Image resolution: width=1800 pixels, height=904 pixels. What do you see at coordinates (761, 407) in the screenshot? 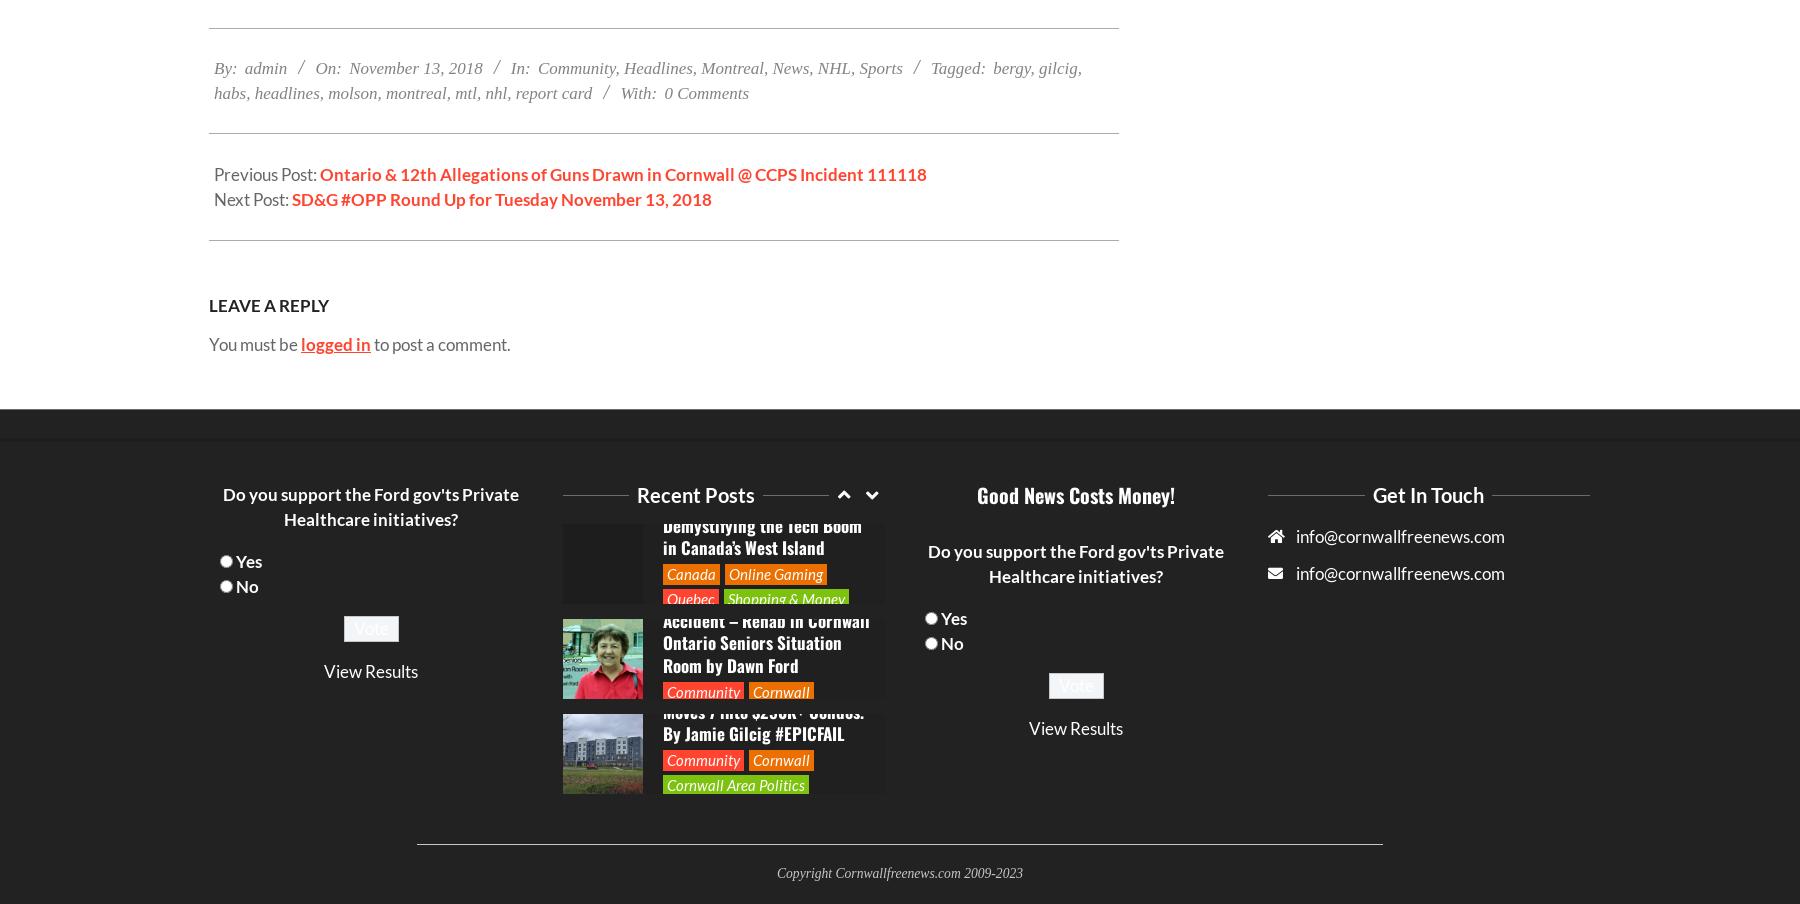
I see `'City of Cornwall Panders to CBC After Homeless Person Dies at River Encampment.  Moves 7 into $250K+ Condos.  By Jamie Gilcig #EPICFAIL'` at bounding box center [761, 407].